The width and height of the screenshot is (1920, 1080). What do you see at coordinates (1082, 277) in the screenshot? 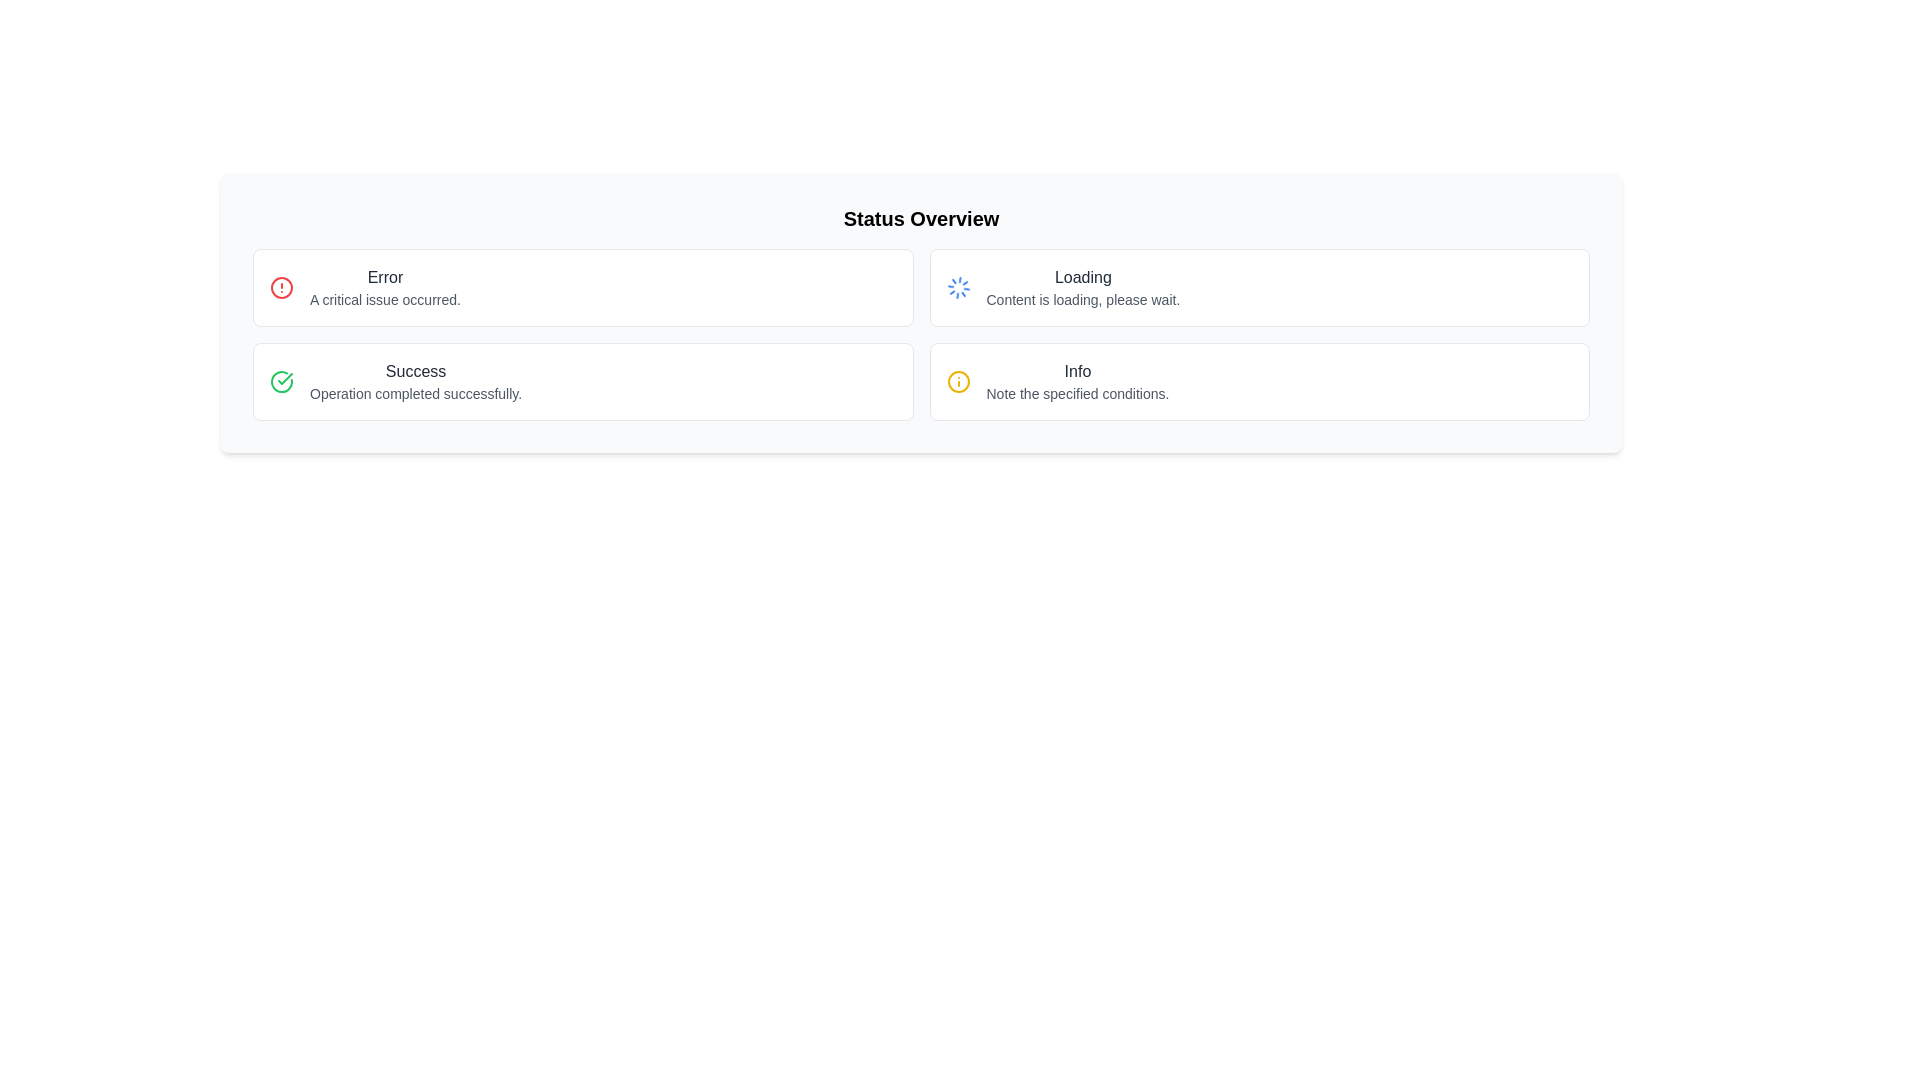
I see `the Text Label indicating an ongoing loading process, which is located in the top-right region of the main interface, above the subtext 'Content is loading, please wait'` at bounding box center [1082, 277].